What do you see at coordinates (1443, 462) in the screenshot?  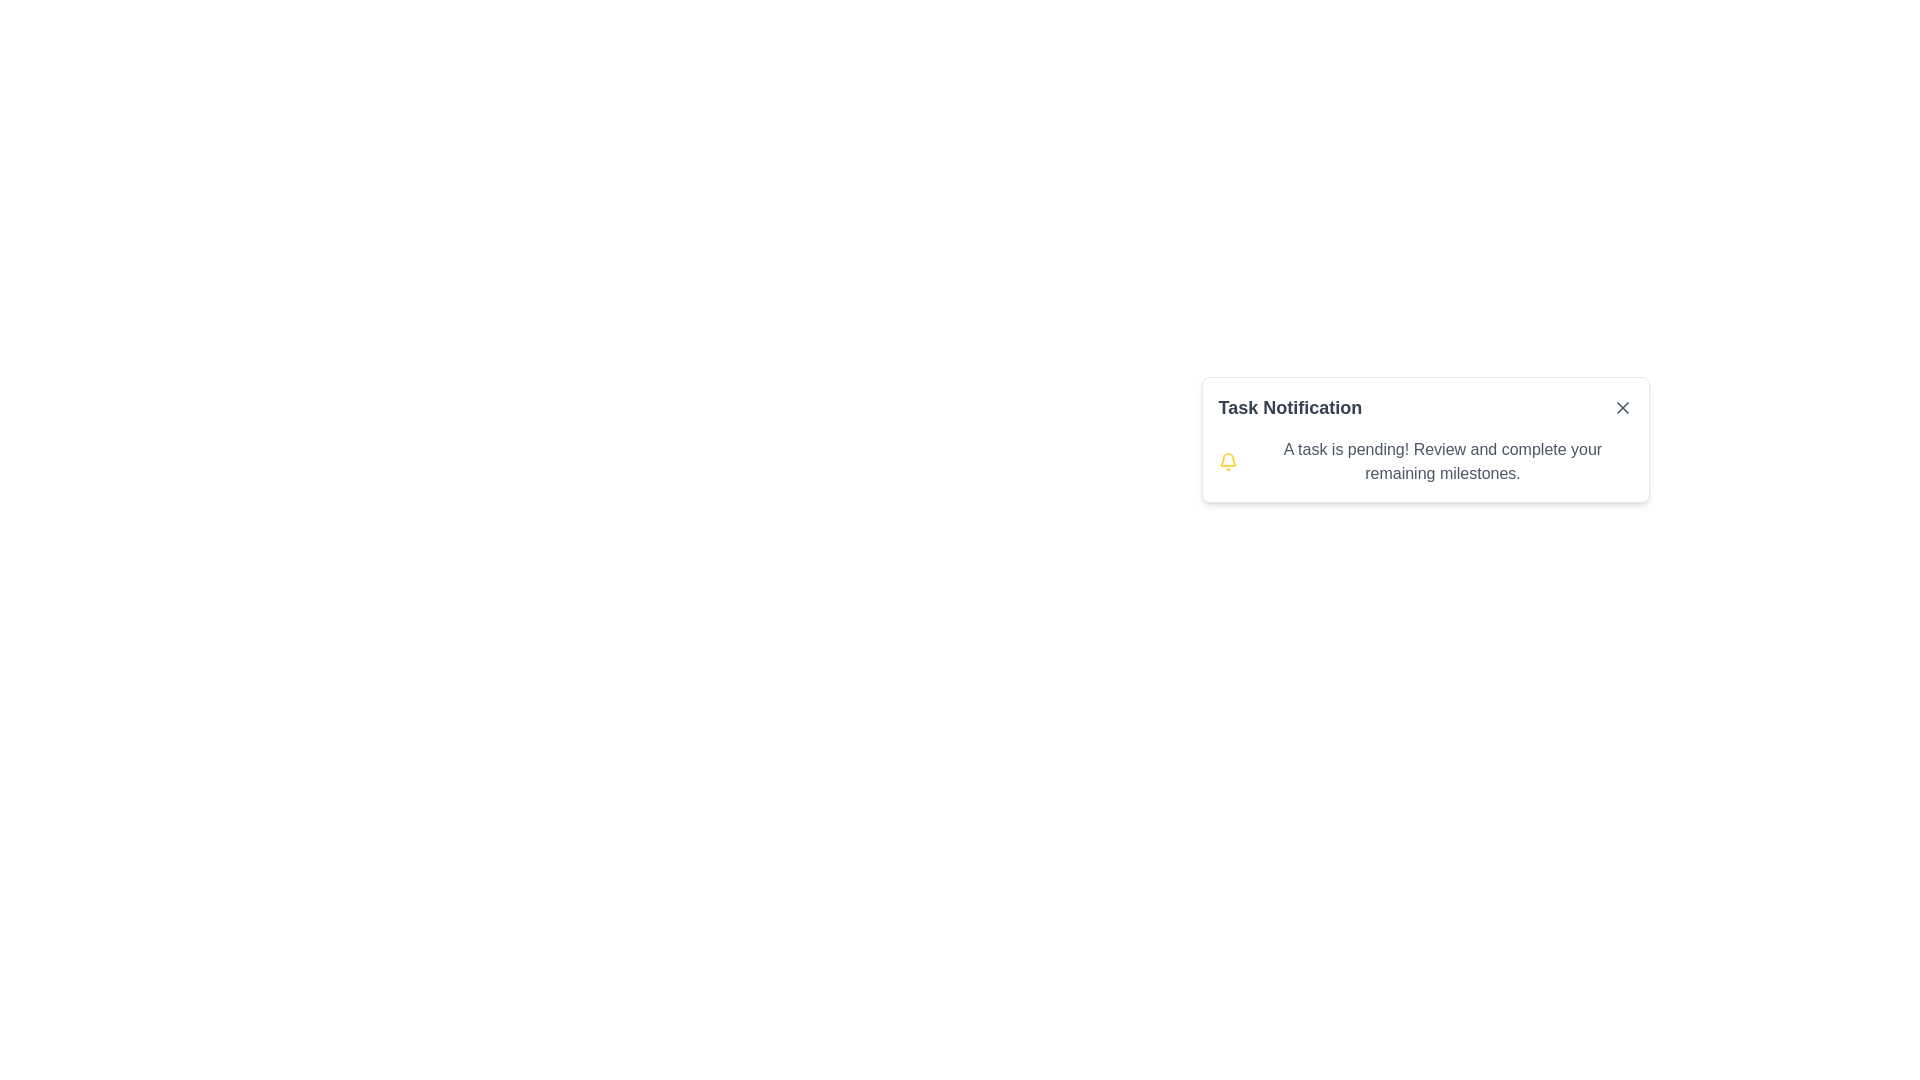 I see `message displayed in the text block that states 'A task is pending! Review and complete your remaining milestones.' which is styled with a gray font color and located to the right of a yellow bell icon in the 'Task Notification' box` at bounding box center [1443, 462].